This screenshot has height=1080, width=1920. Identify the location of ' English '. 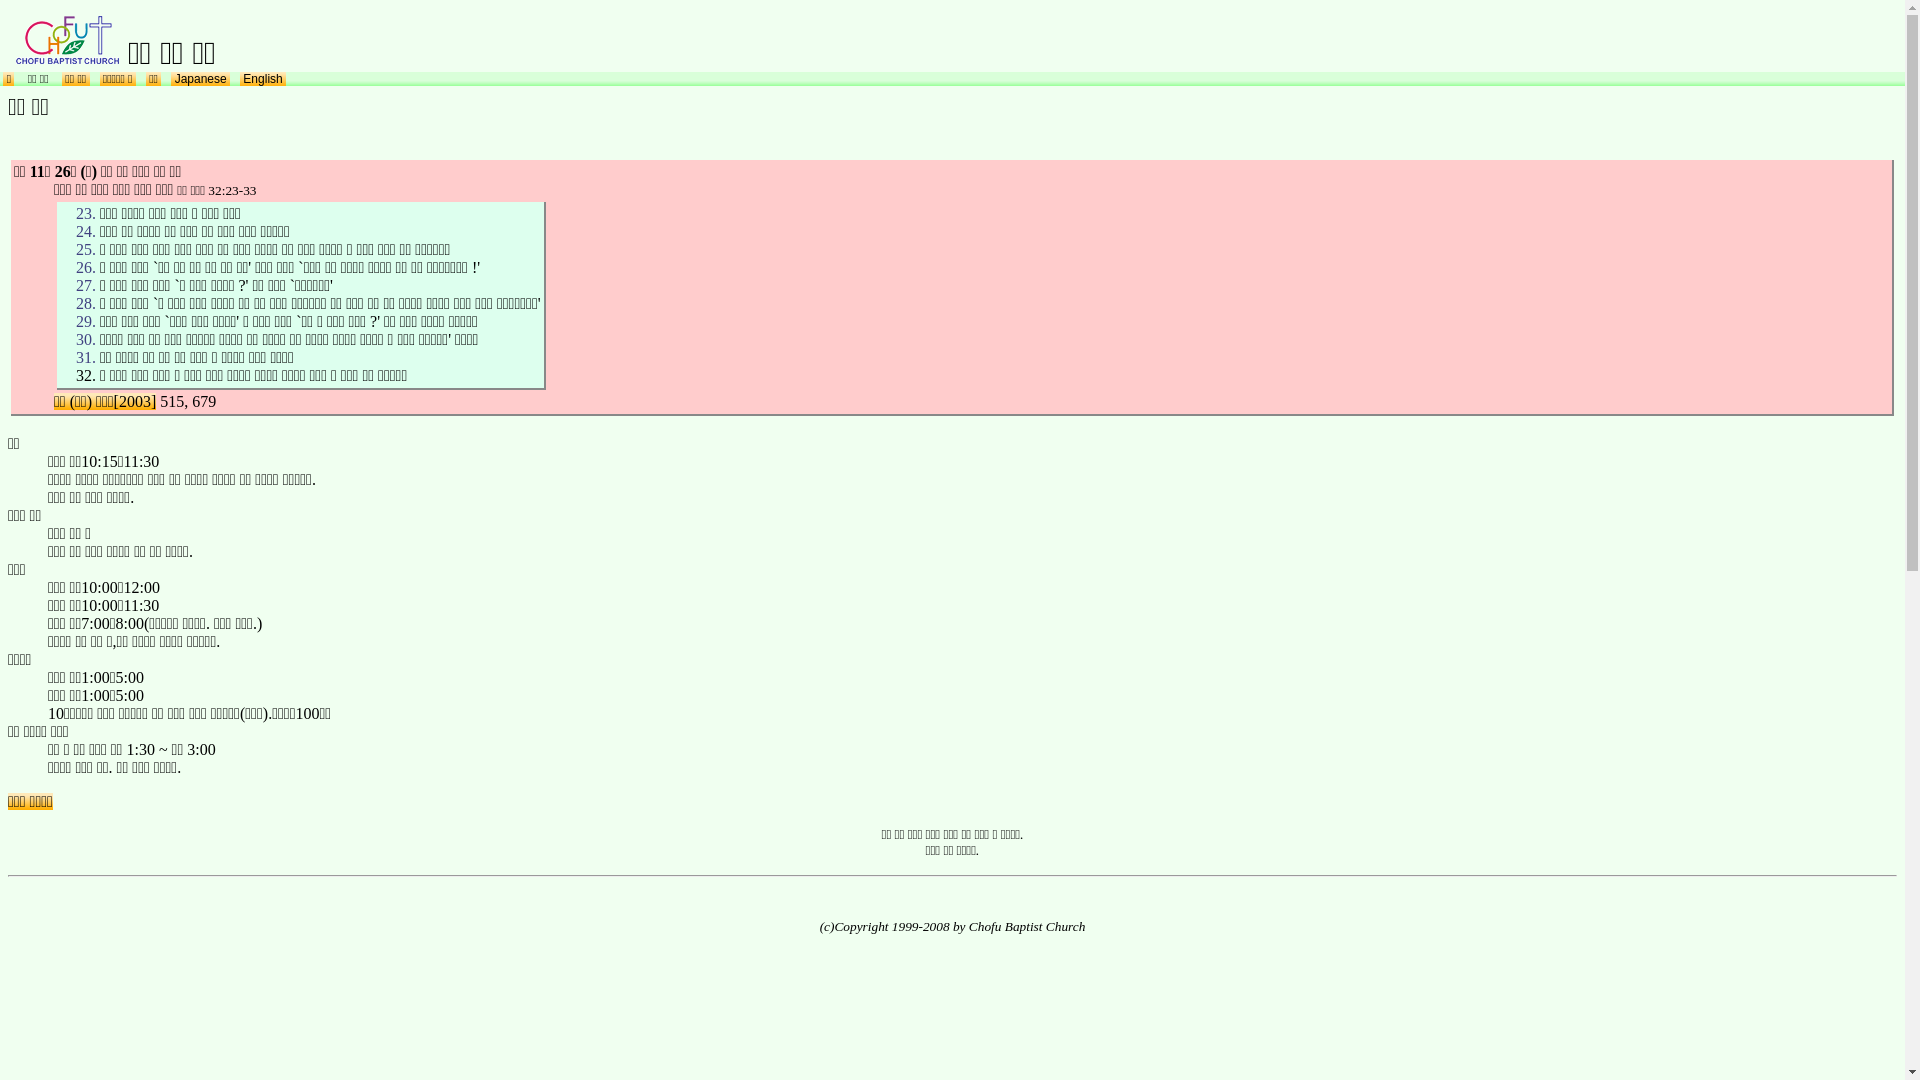
(262, 77).